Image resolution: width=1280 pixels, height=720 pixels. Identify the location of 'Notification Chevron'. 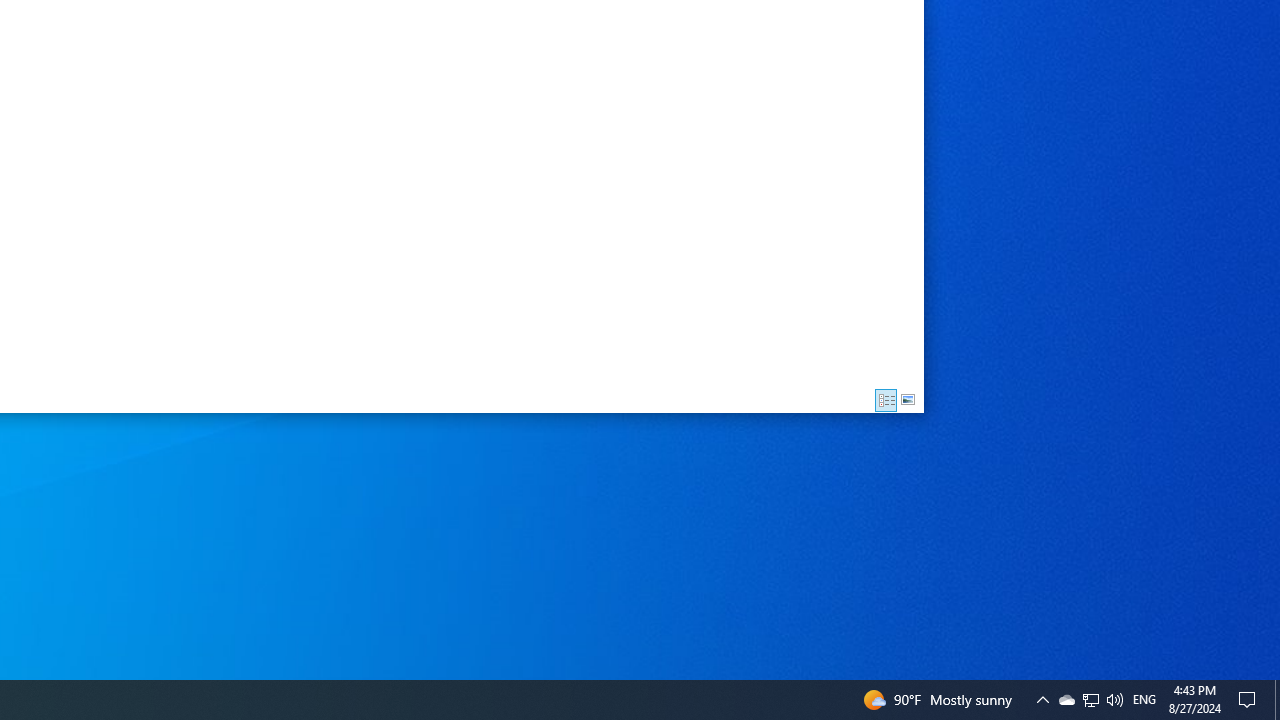
(1041, 698).